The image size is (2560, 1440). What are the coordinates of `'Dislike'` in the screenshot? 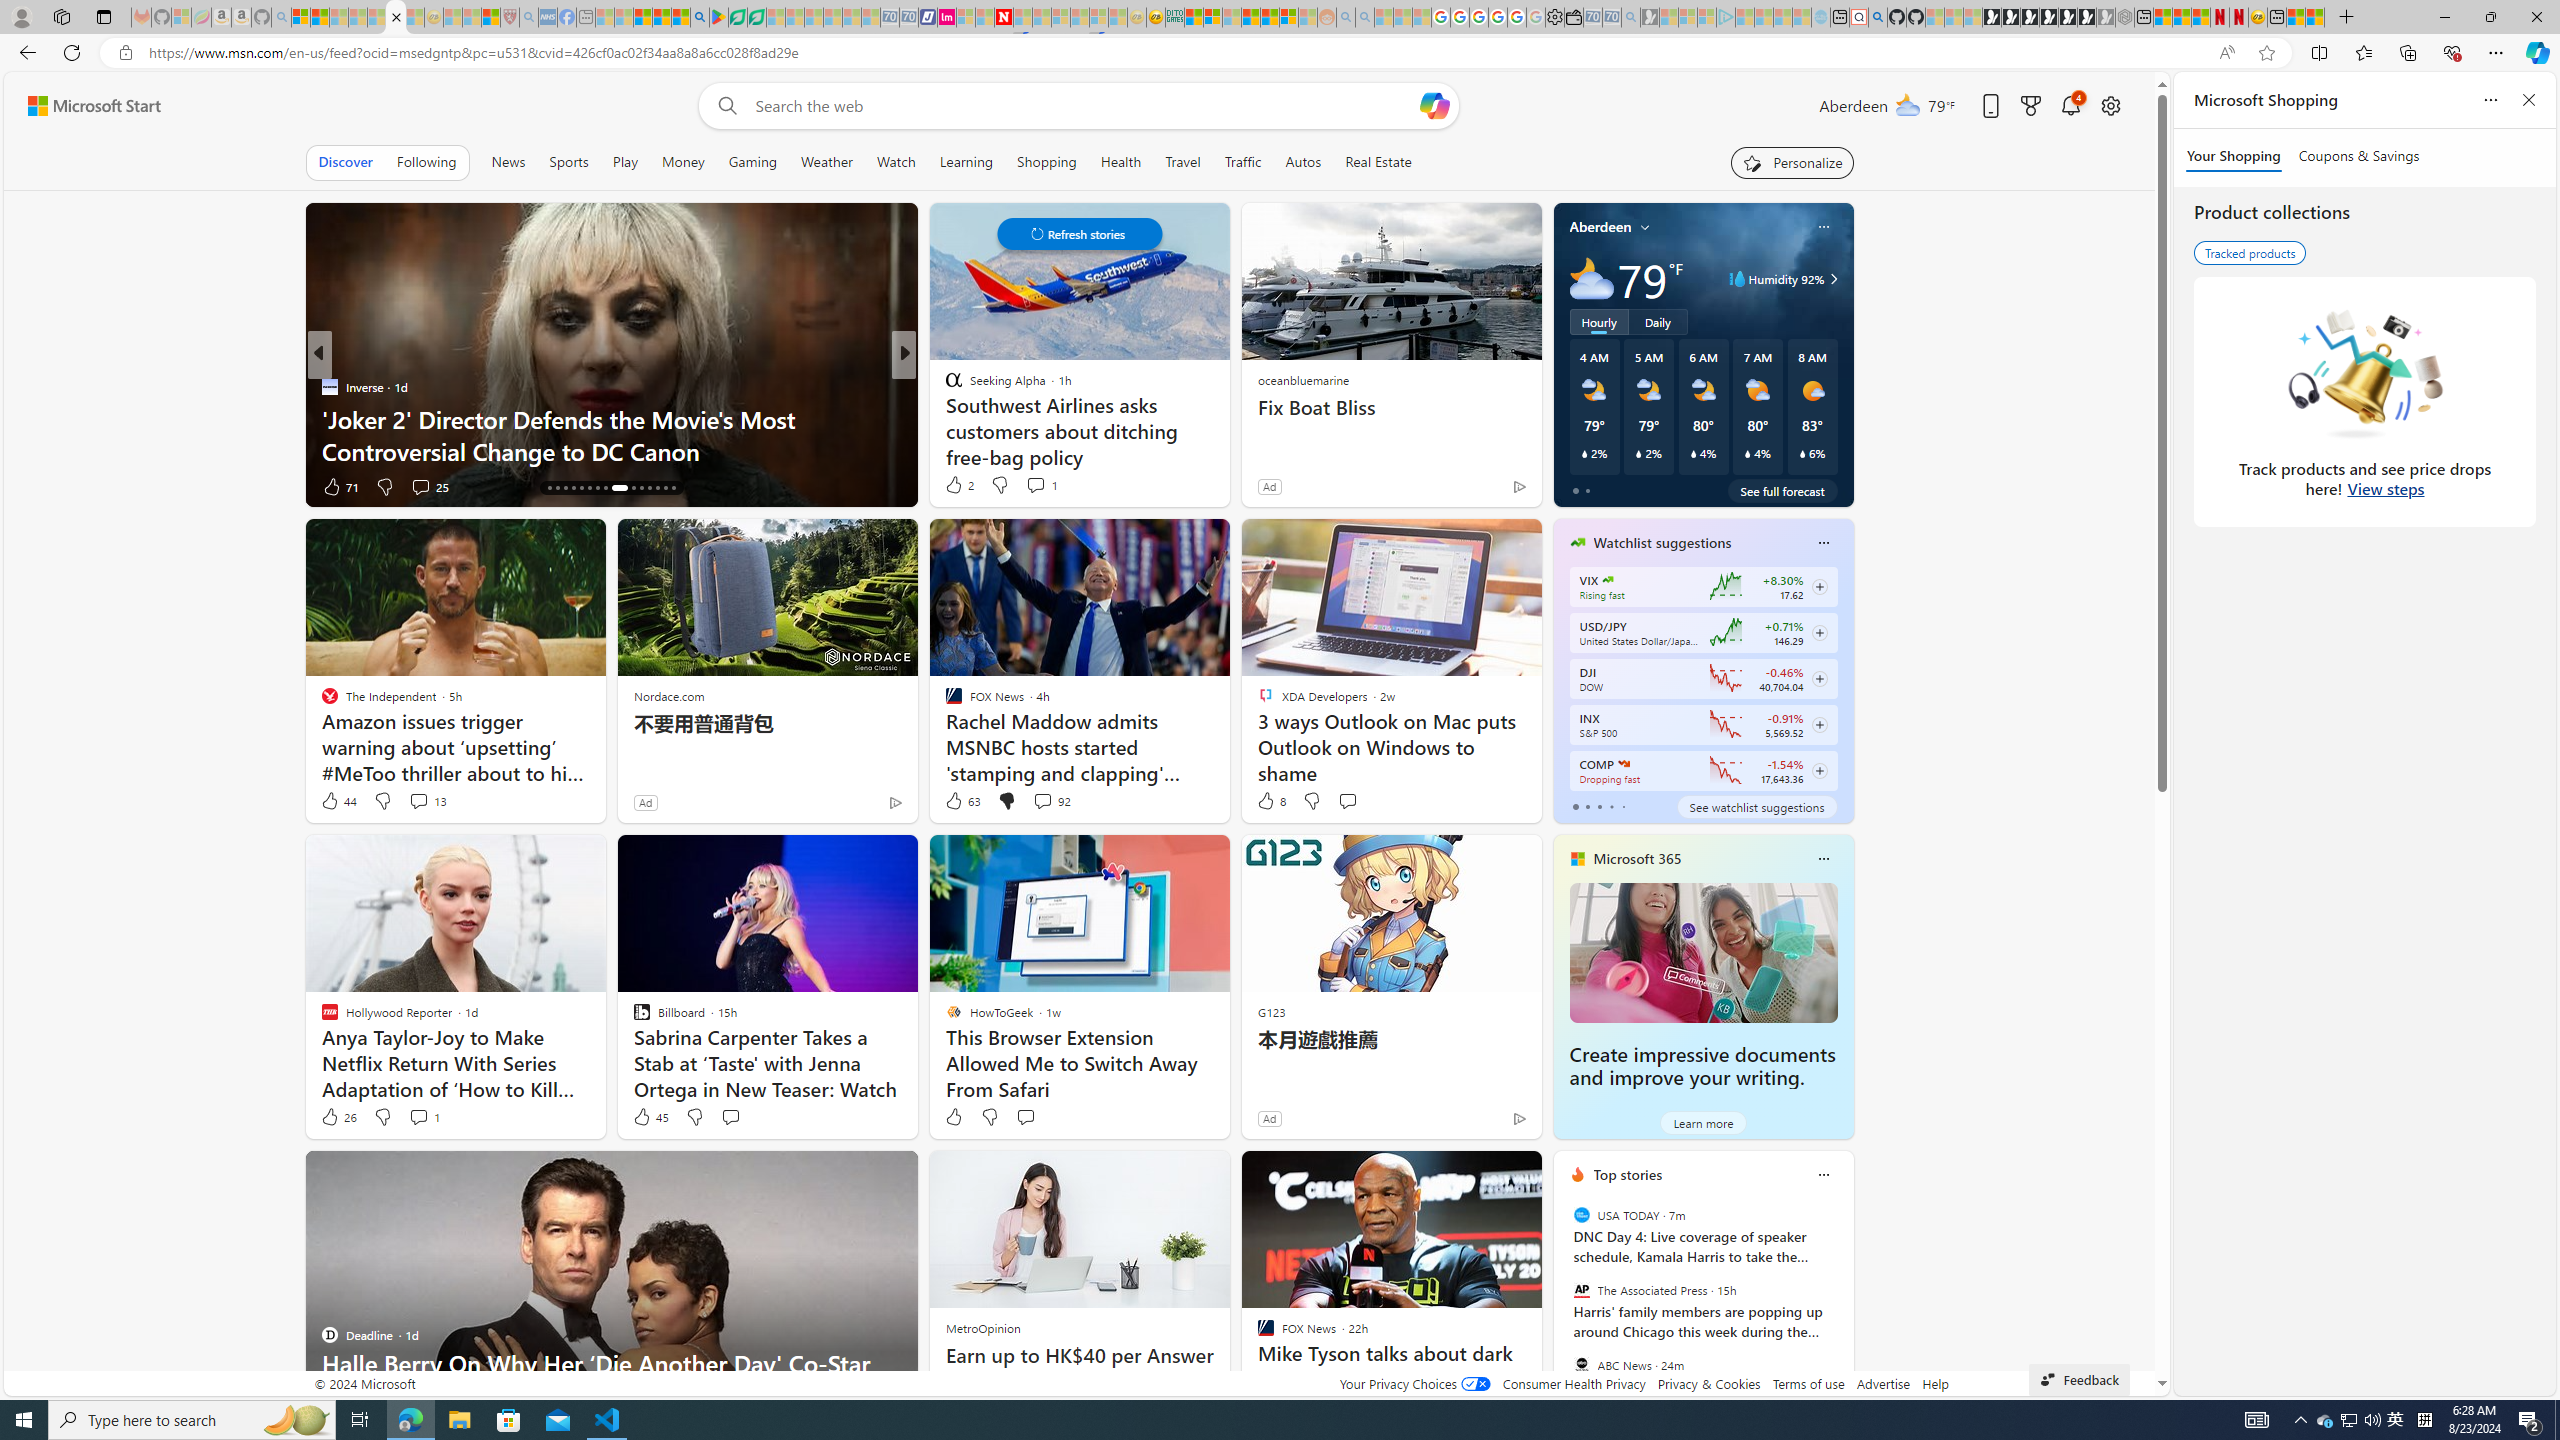 It's located at (988, 1115).